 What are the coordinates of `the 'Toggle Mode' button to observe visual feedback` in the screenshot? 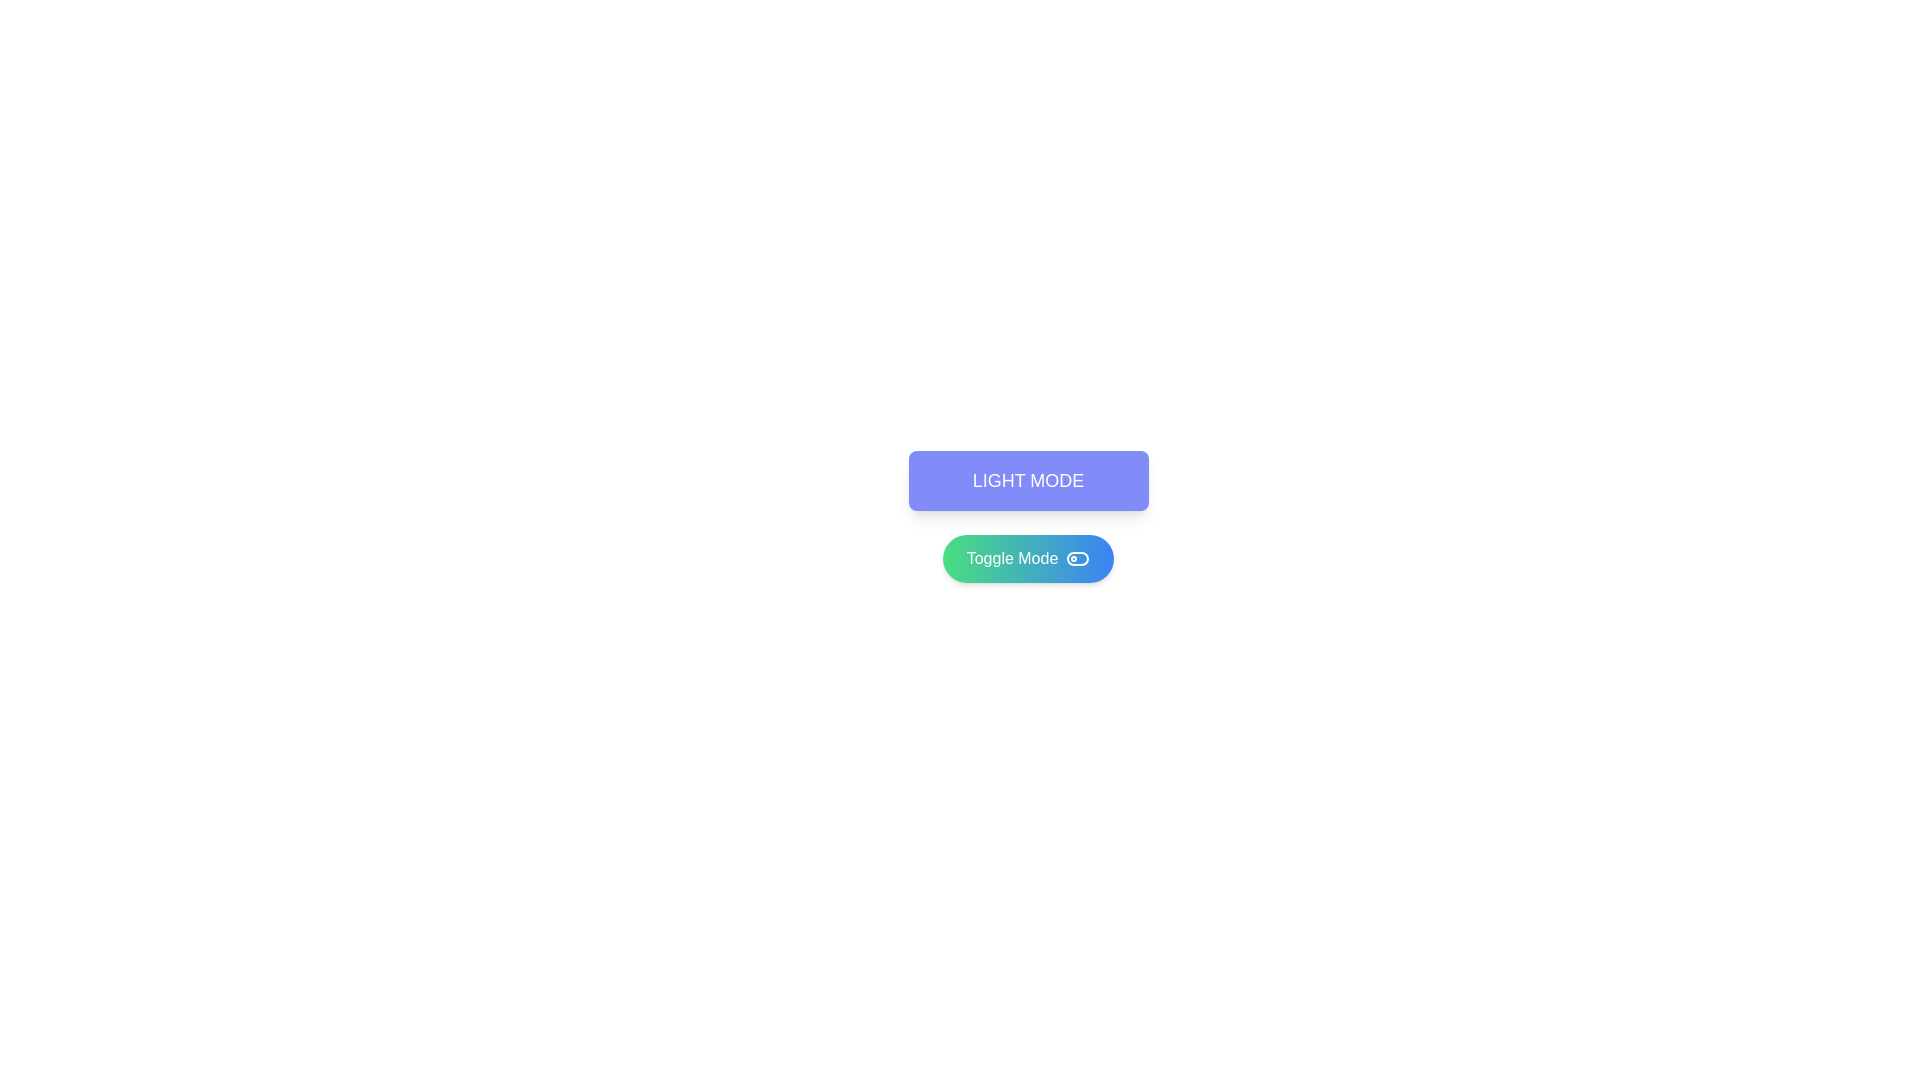 It's located at (1028, 559).